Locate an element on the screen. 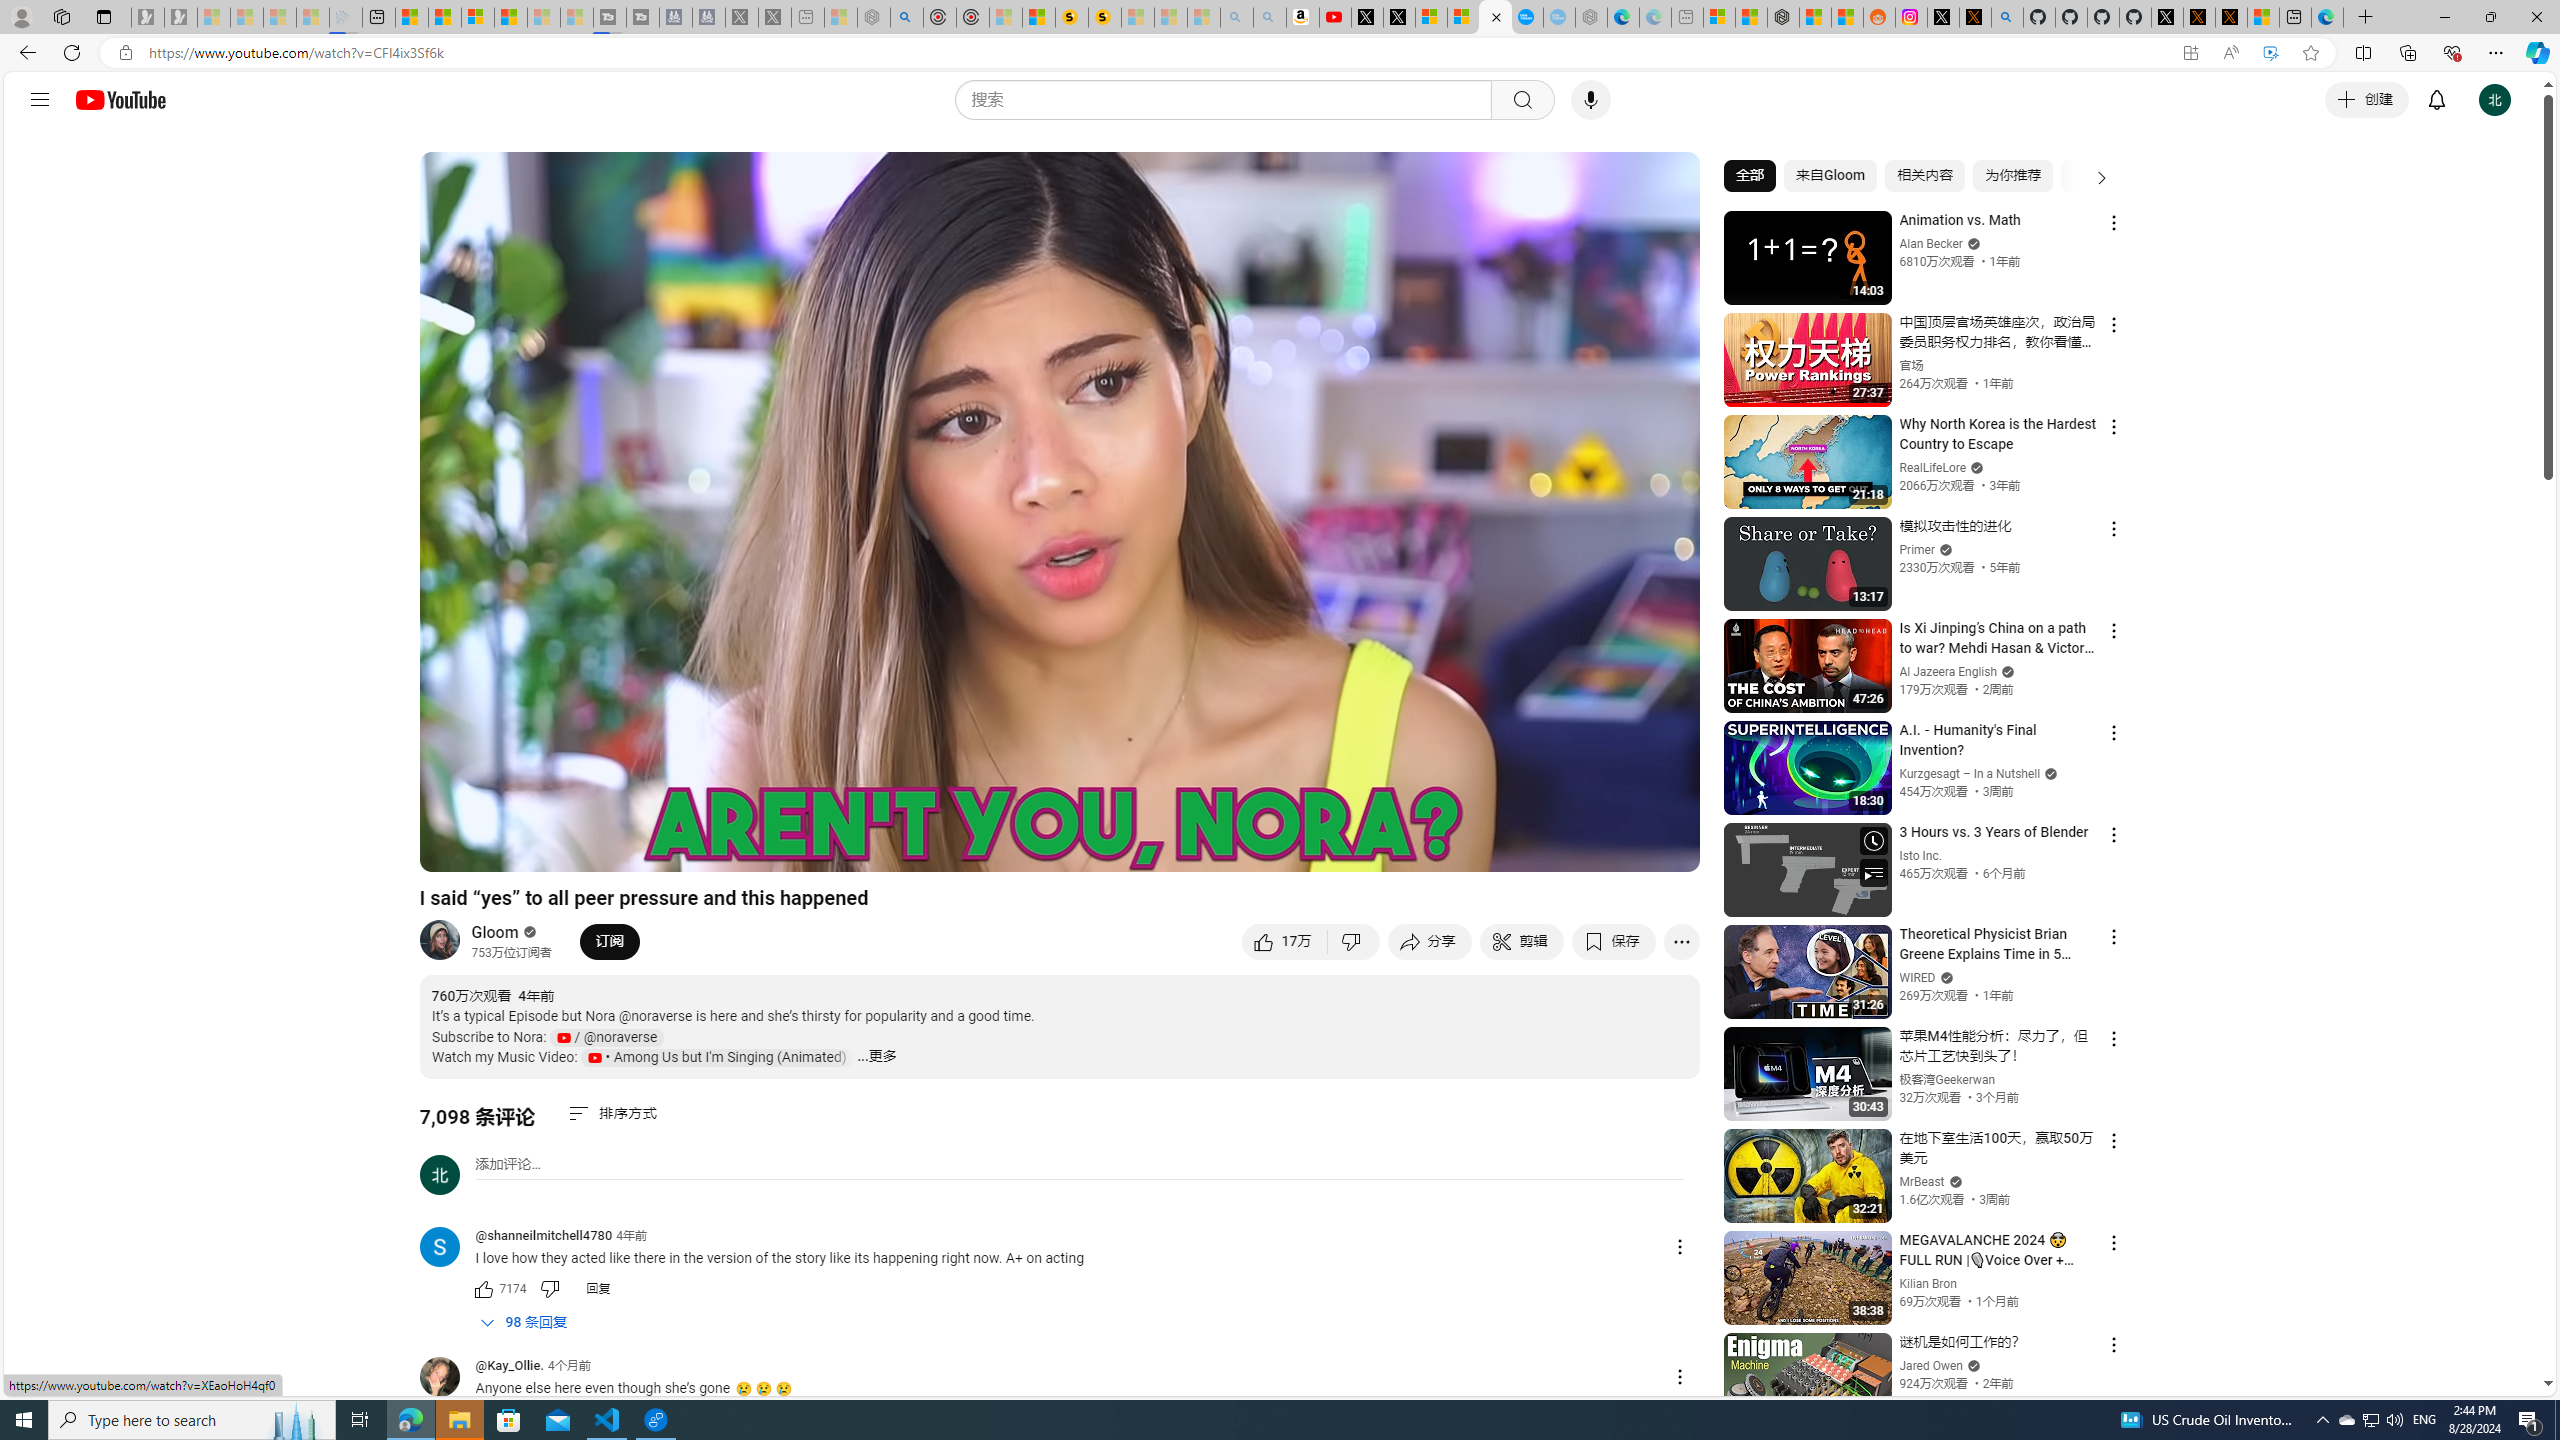 The image size is (2560, 1440). 'Workspaces' is located at coordinates (61, 16).